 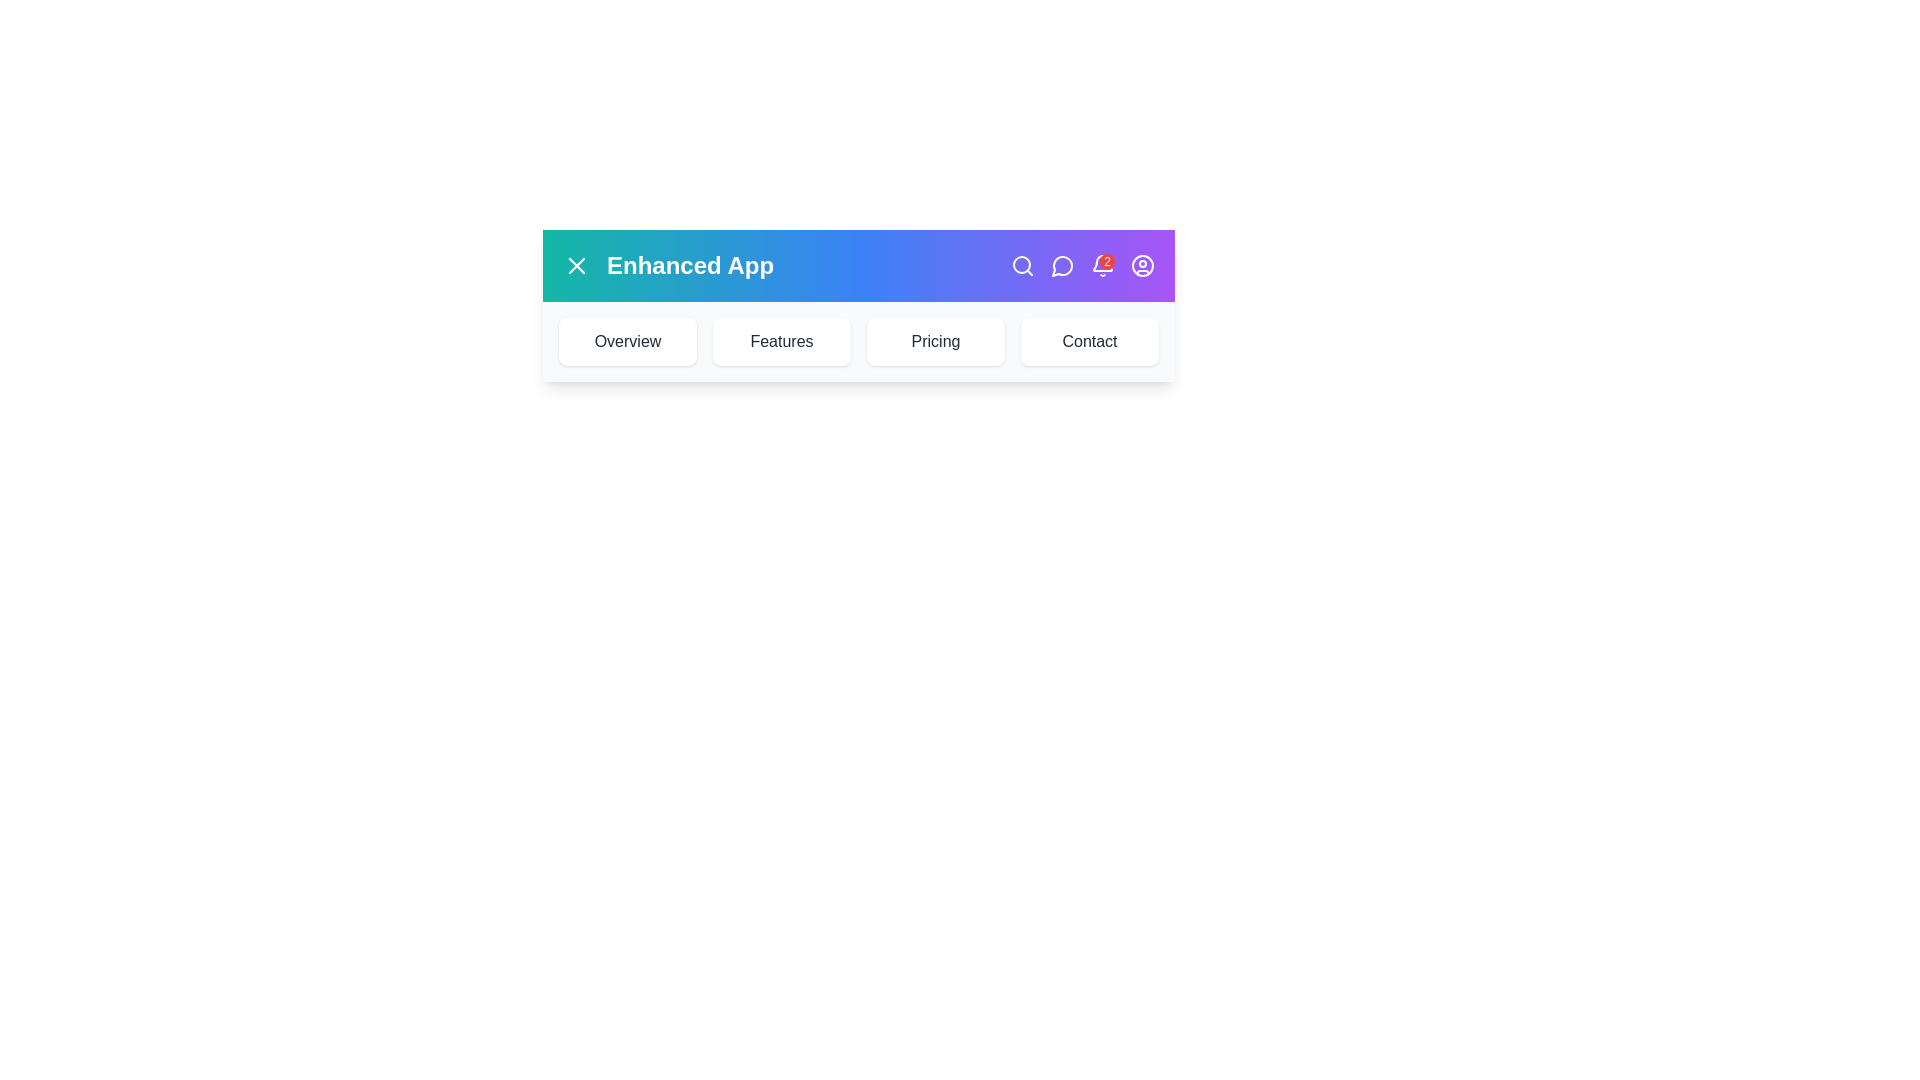 What do you see at coordinates (1142, 265) in the screenshot?
I see `the user icon to access user-related functionality` at bounding box center [1142, 265].